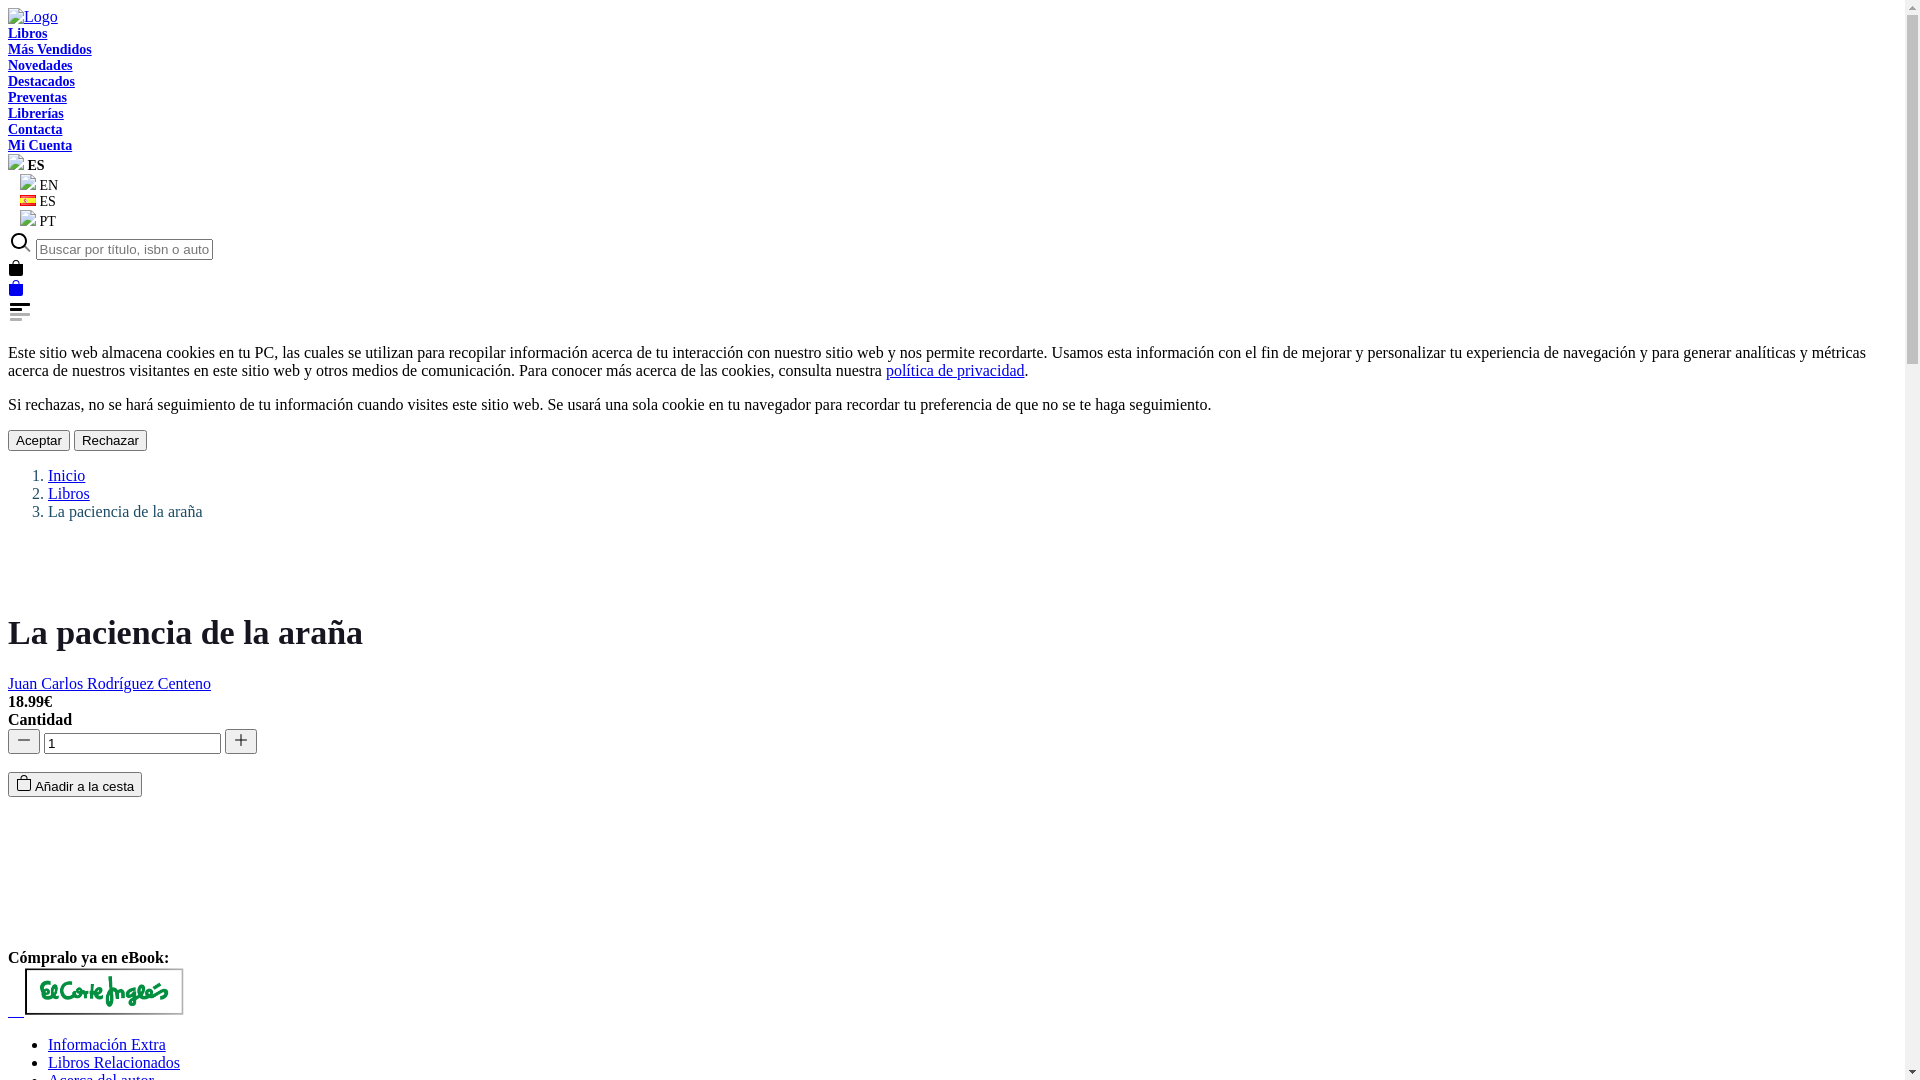 Image resolution: width=1920 pixels, height=1080 pixels. I want to click on 'PT', so click(32, 221).